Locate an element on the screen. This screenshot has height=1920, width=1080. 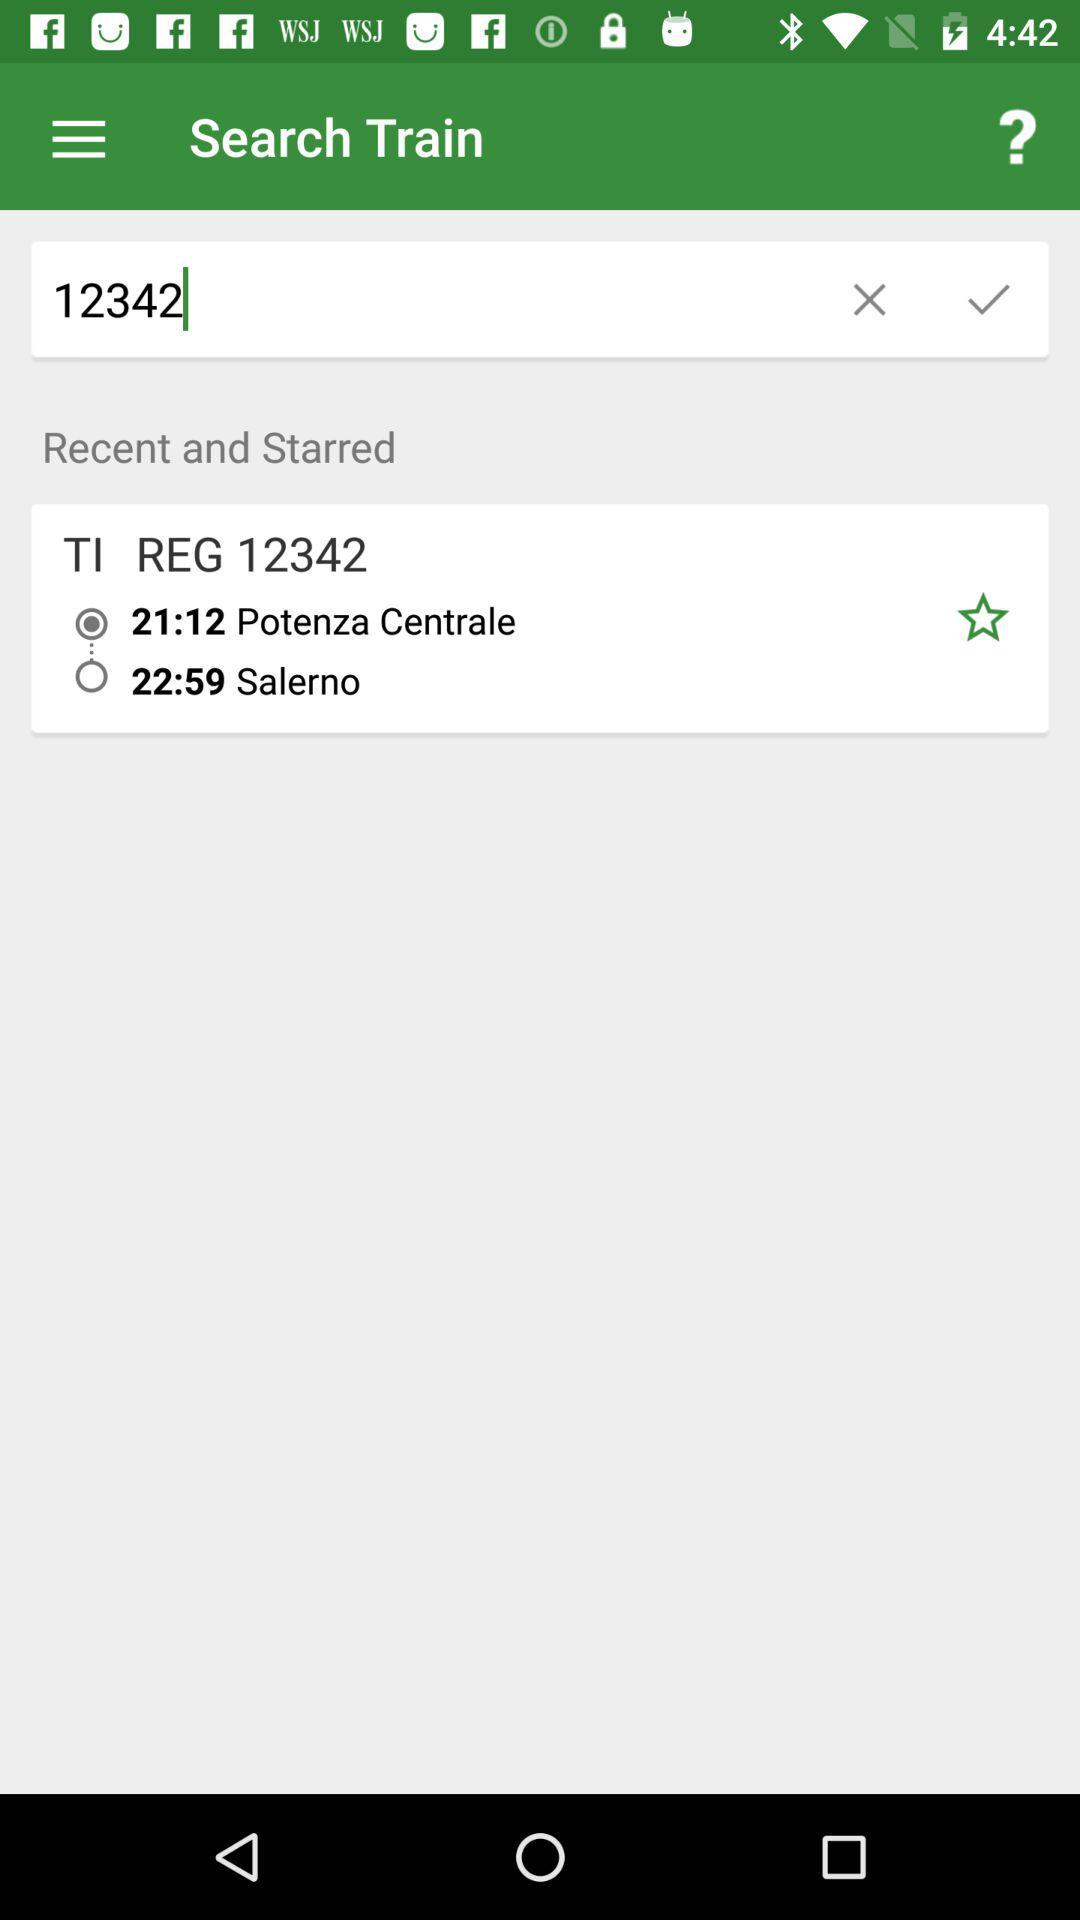
options is located at coordinates (88, 135).